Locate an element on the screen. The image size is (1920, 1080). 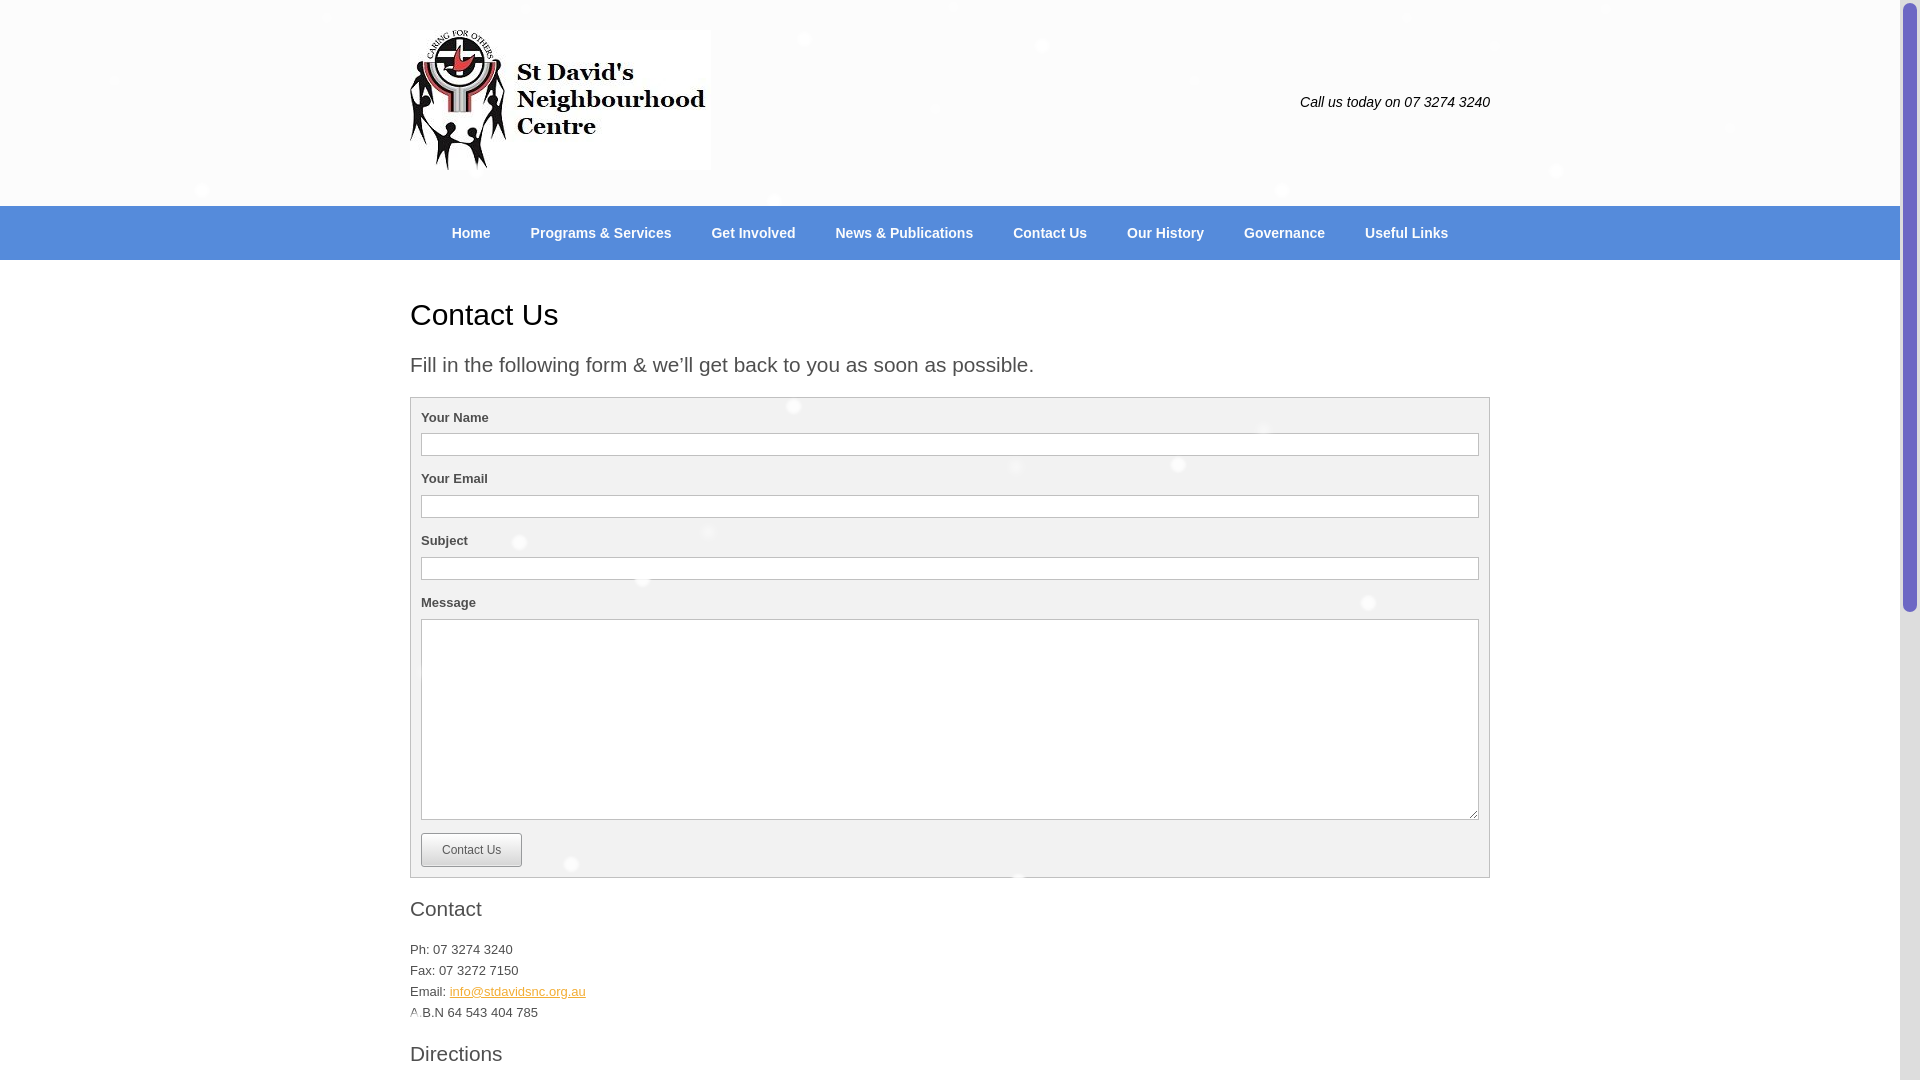
'Programs & Services' is located at coordinates (600, 231).